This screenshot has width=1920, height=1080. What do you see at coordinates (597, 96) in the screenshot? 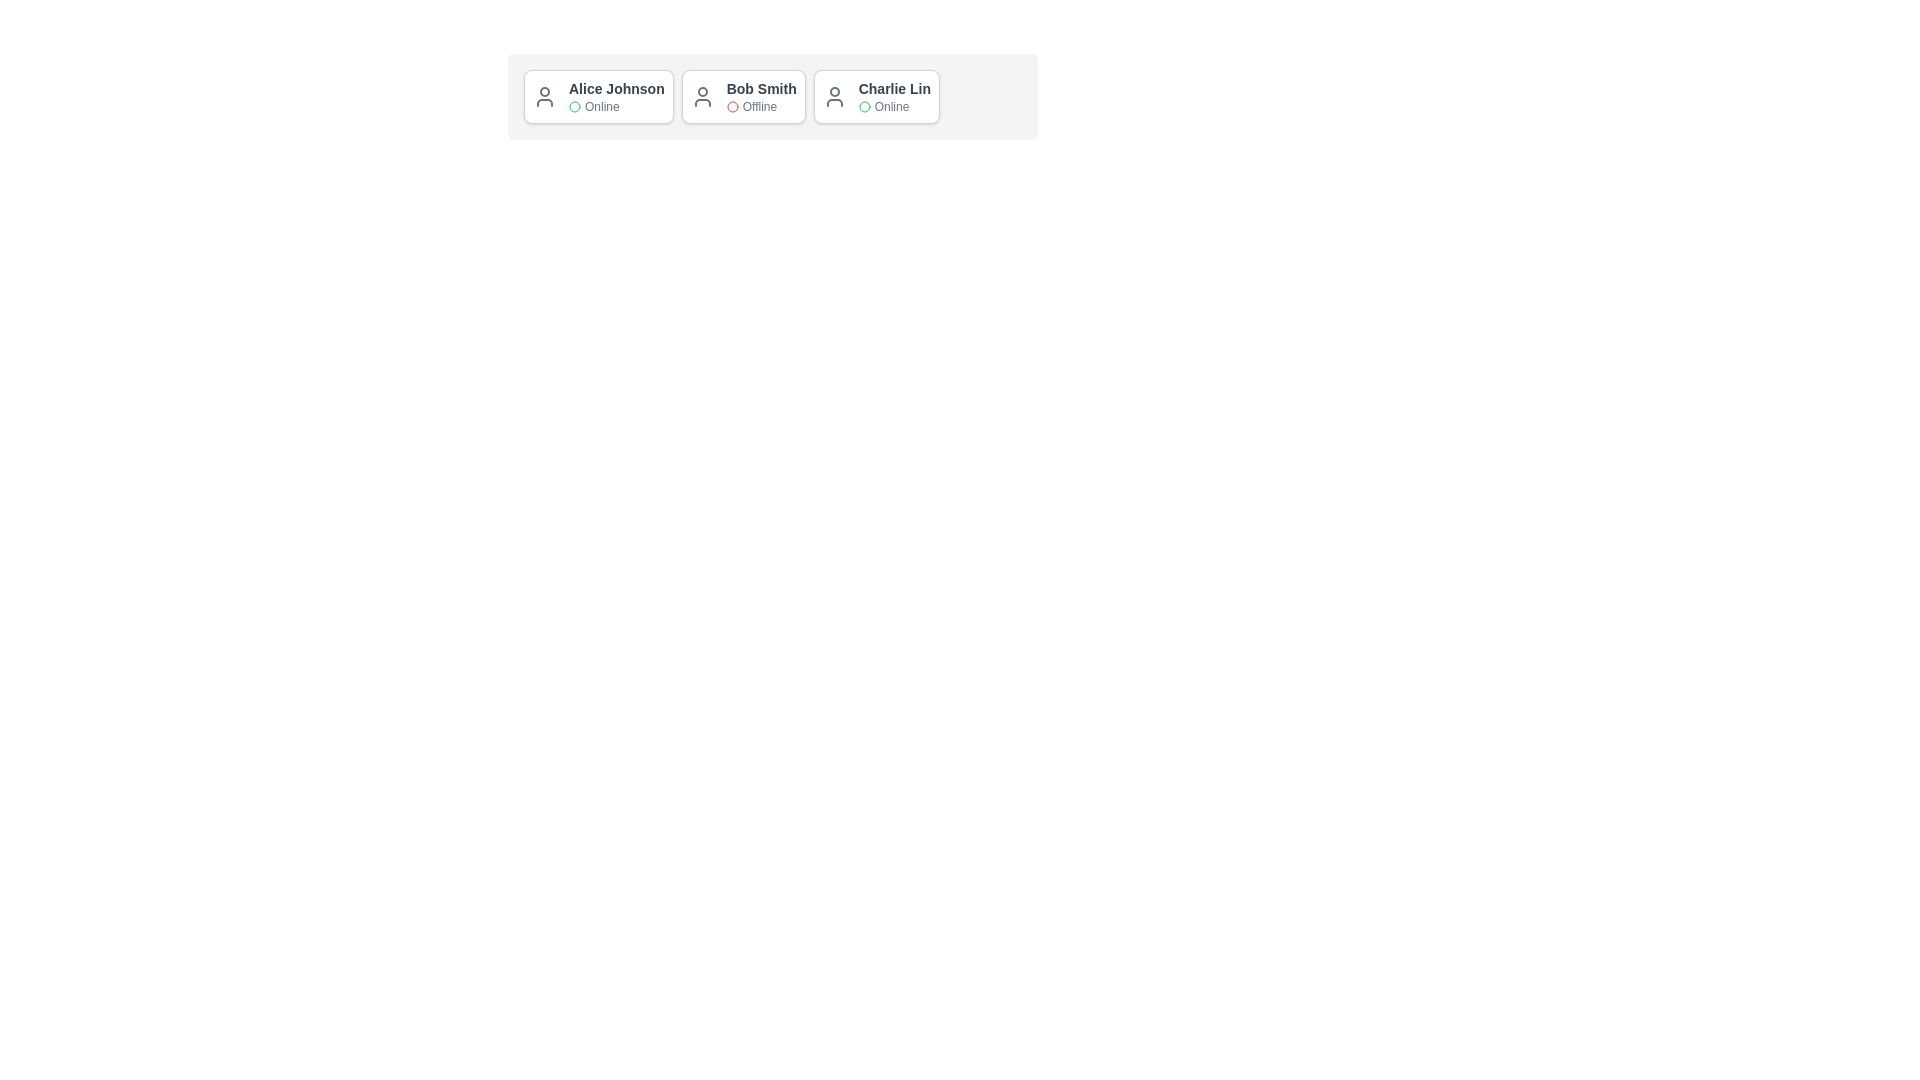
I see `the card of Alice Johnson to highlight it` at bounding box center [597, 96].